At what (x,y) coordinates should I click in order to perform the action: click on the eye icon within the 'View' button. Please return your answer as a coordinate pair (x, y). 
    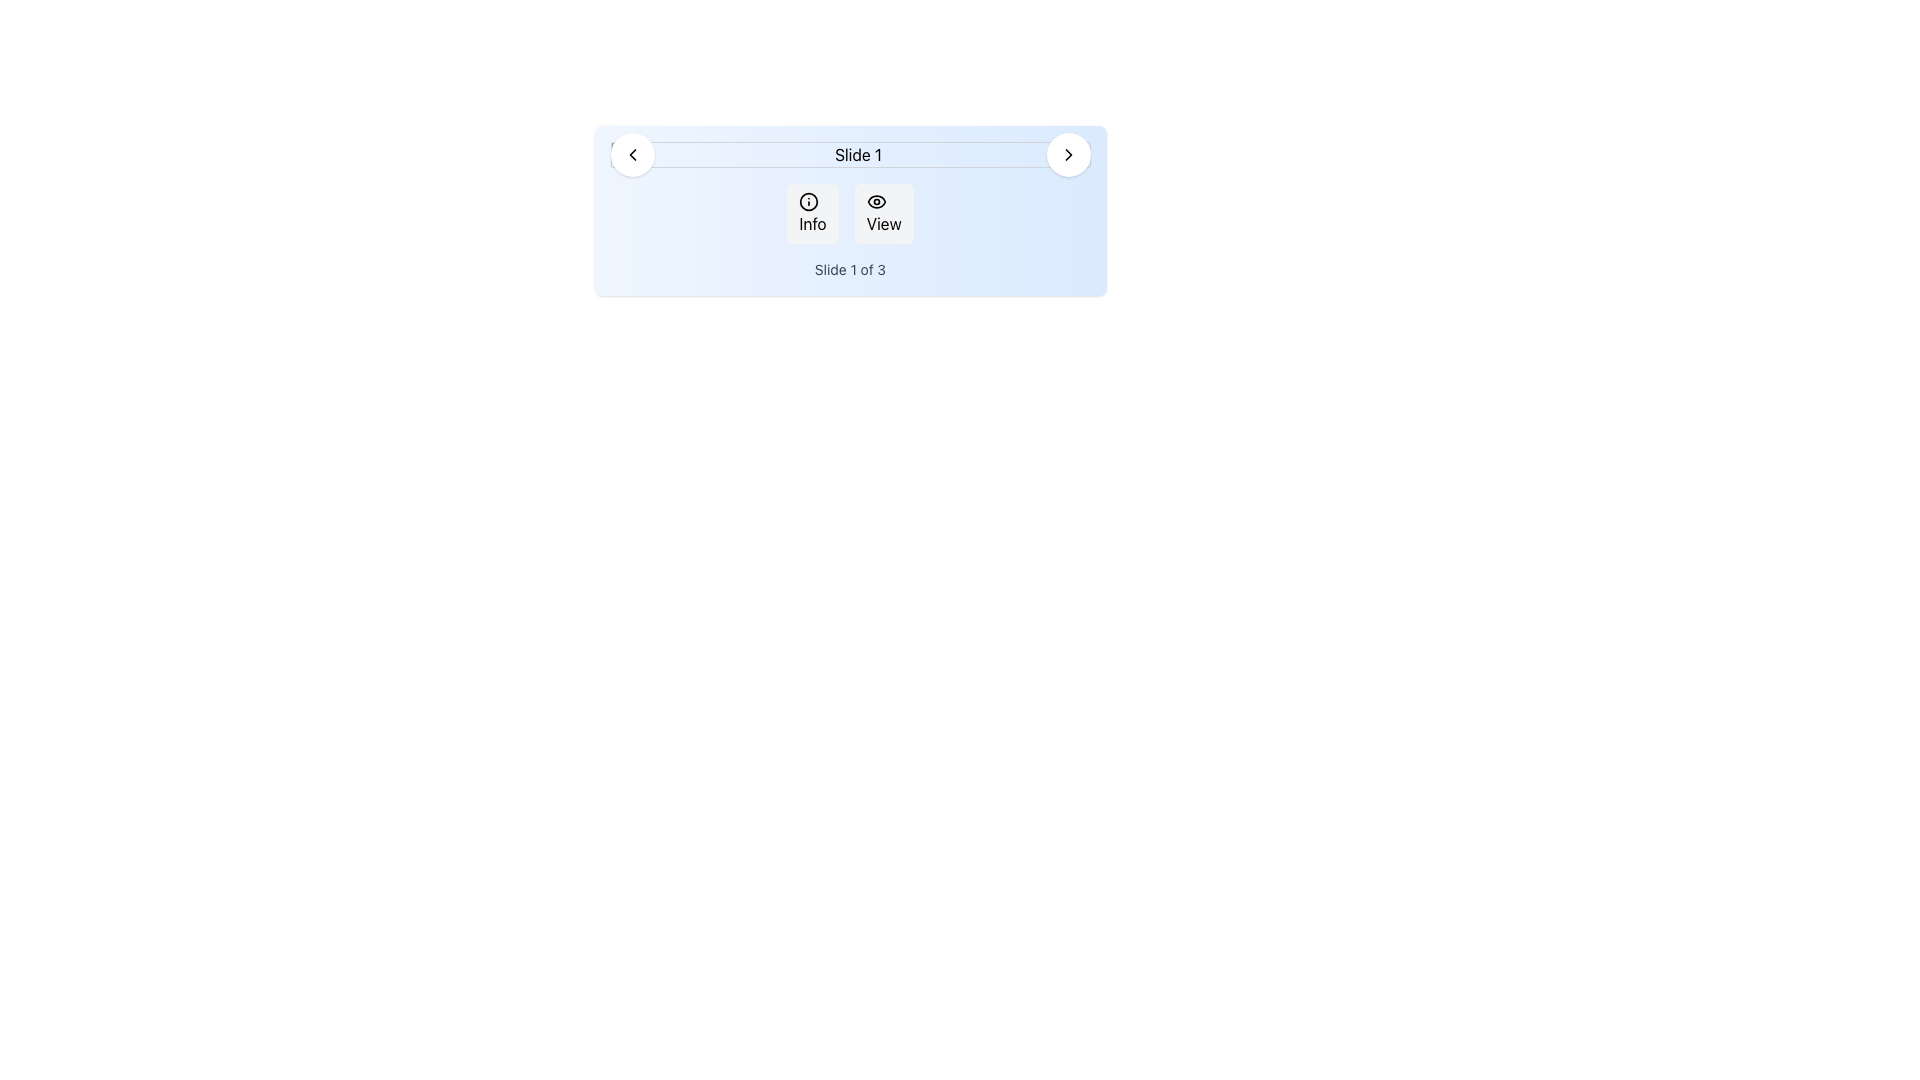
    Looking at the image, I should click on (876, 201).